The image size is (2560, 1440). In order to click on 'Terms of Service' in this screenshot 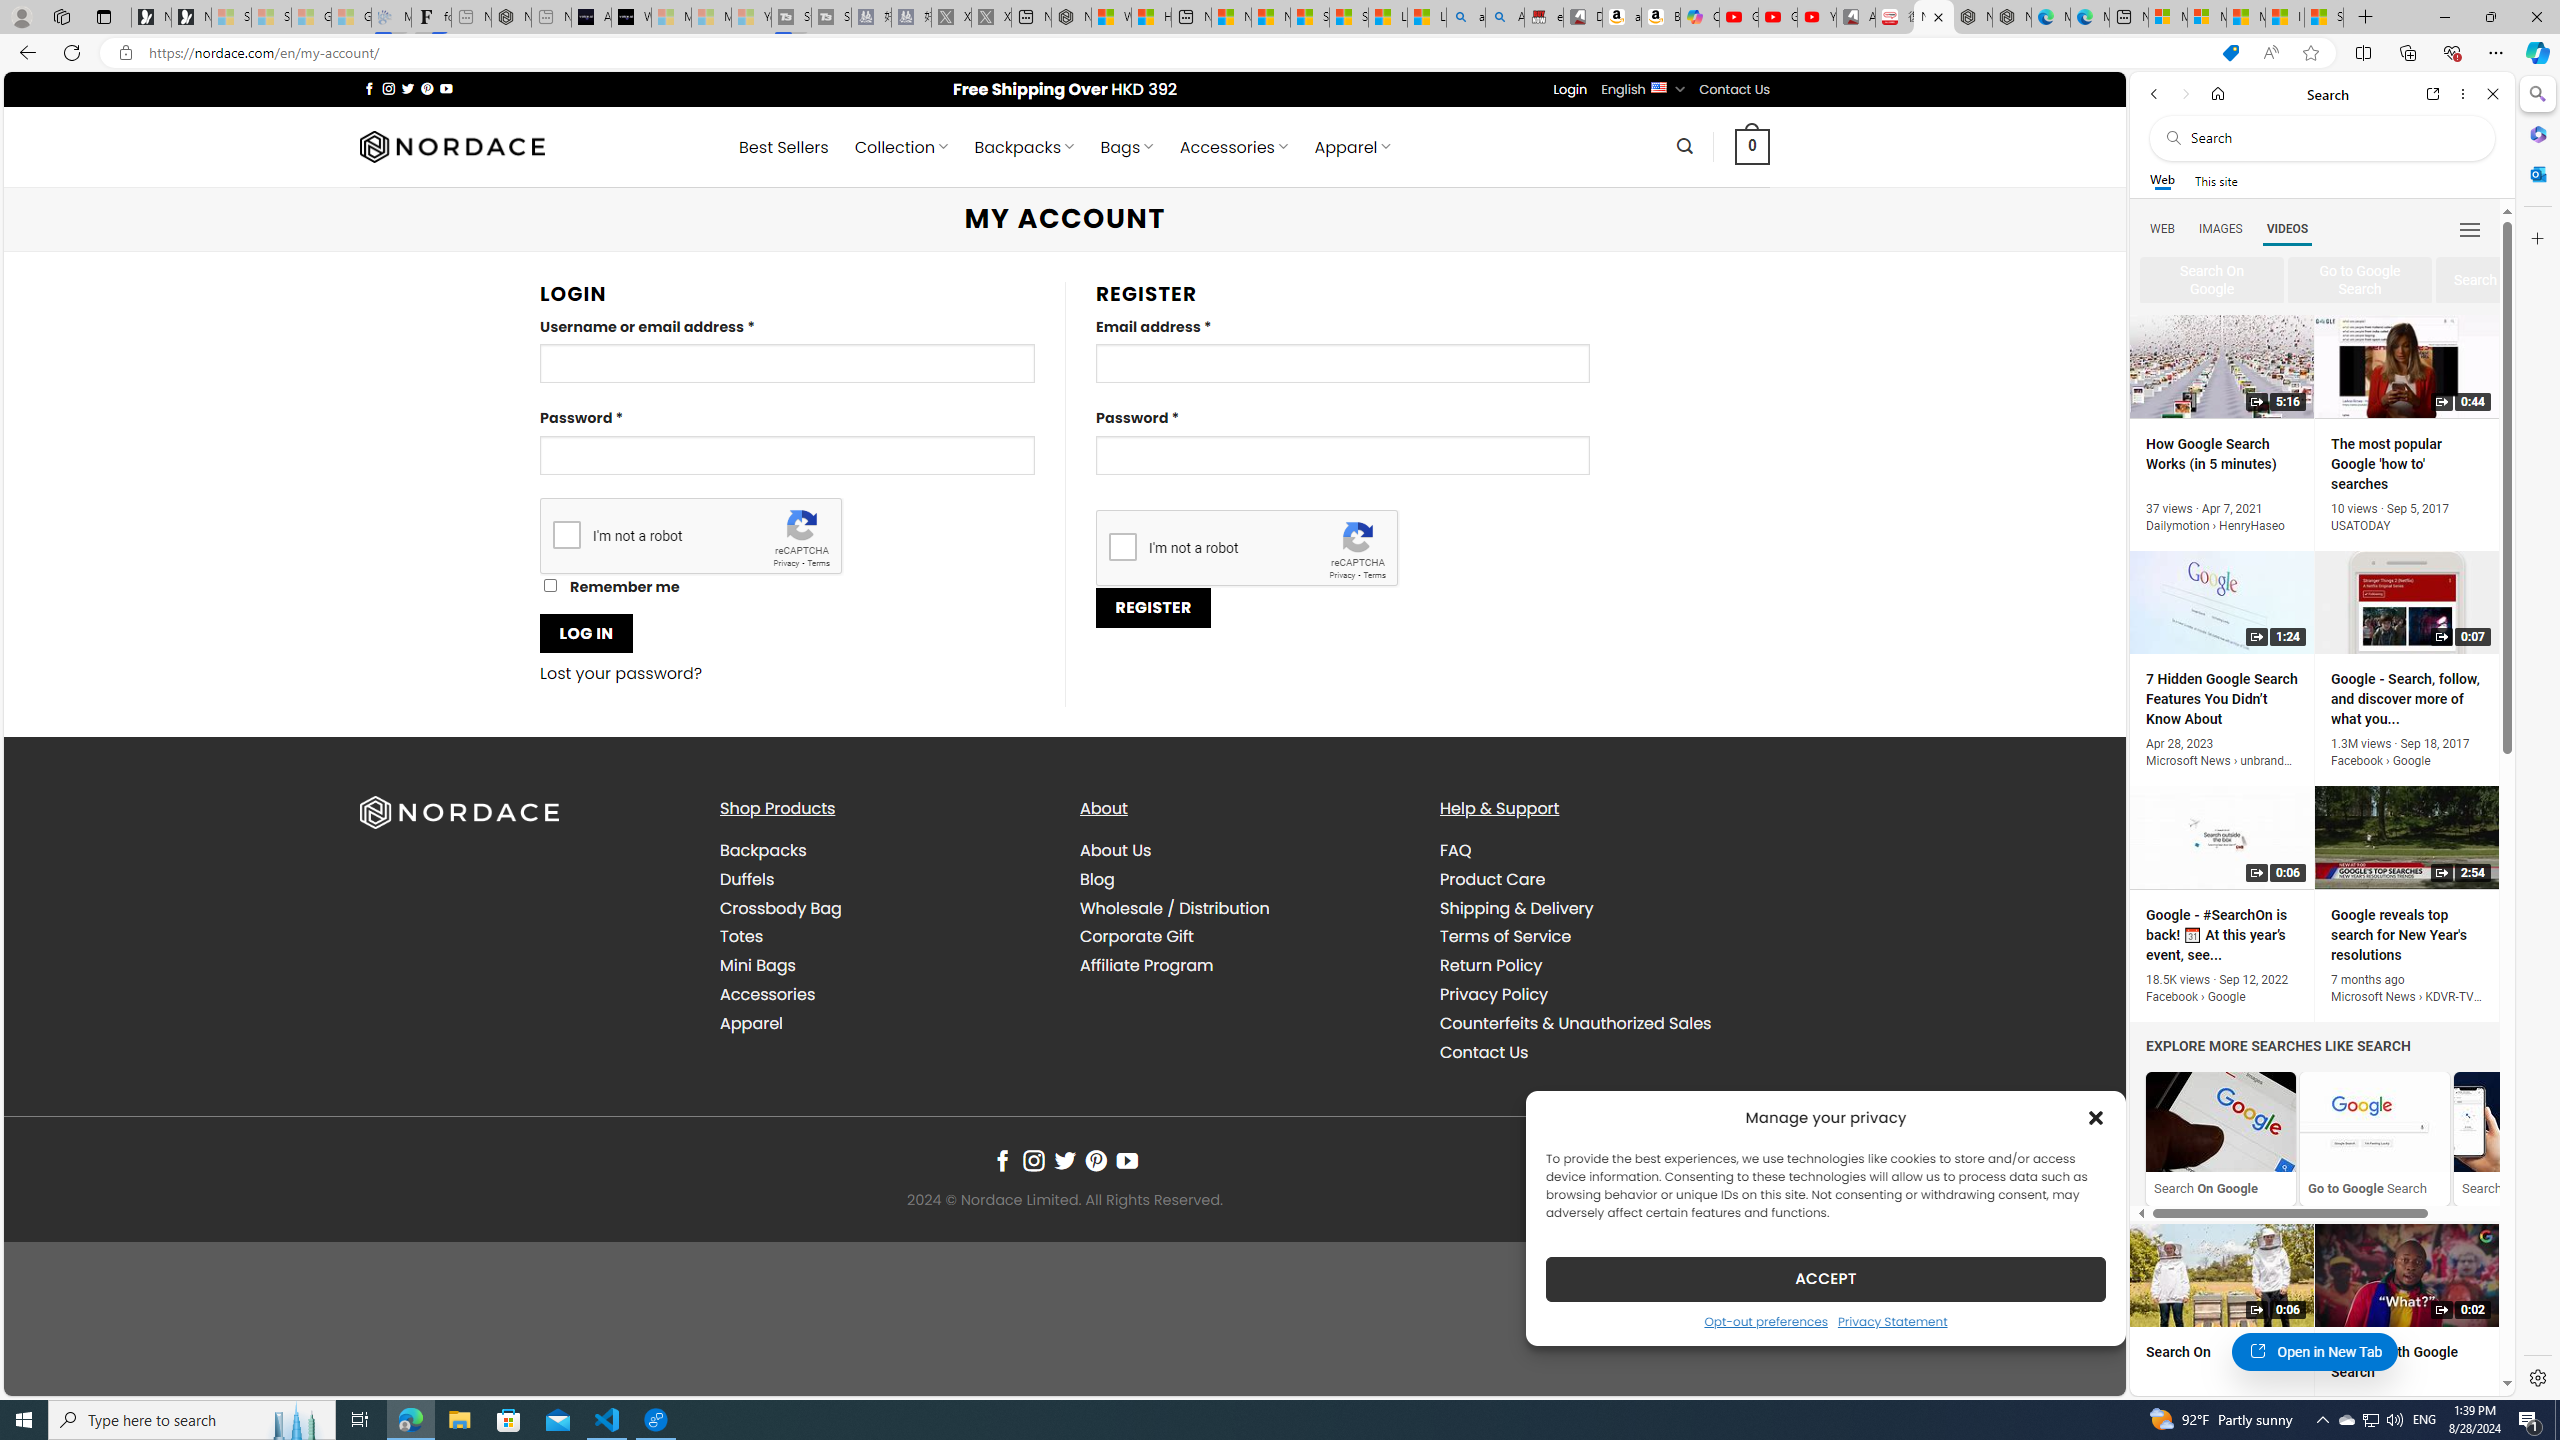, I will do `click(1602, 937)`.